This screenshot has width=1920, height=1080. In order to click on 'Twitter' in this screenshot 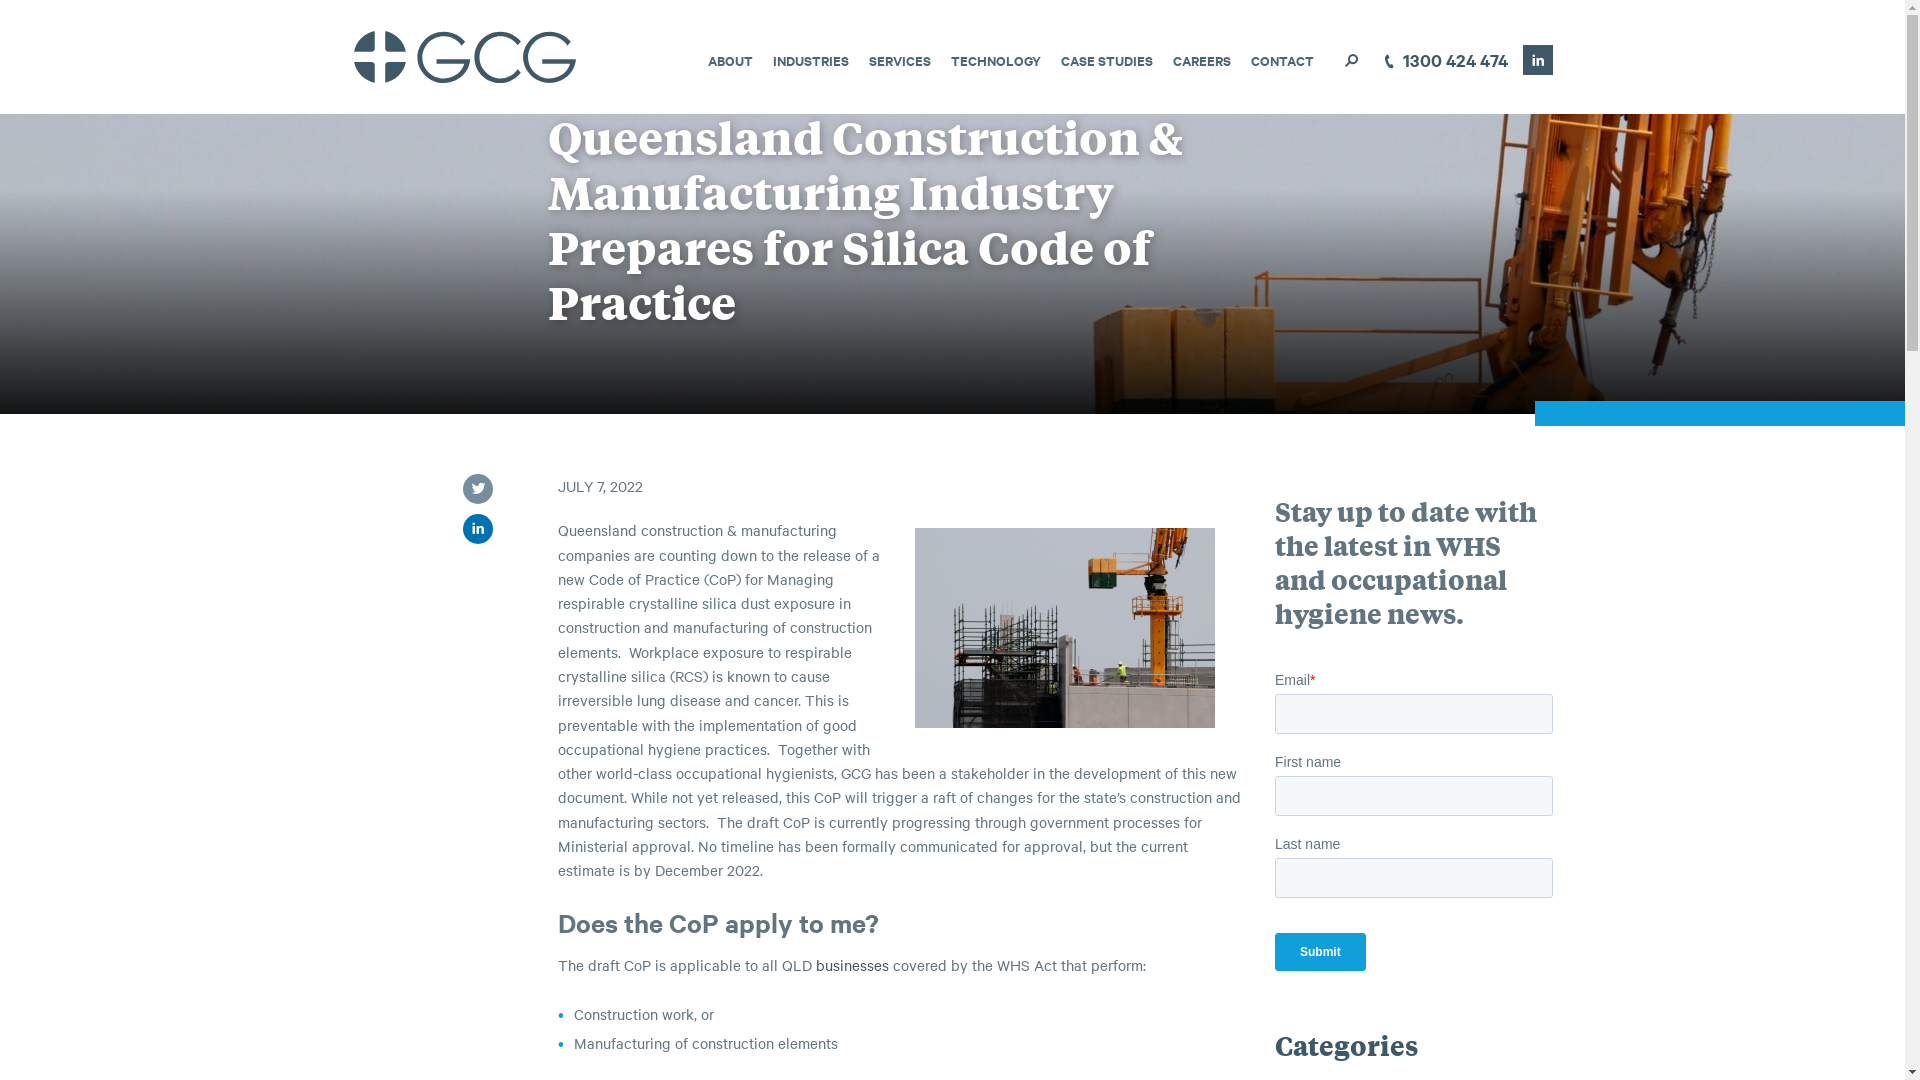, I will do `click(475, 489)`.